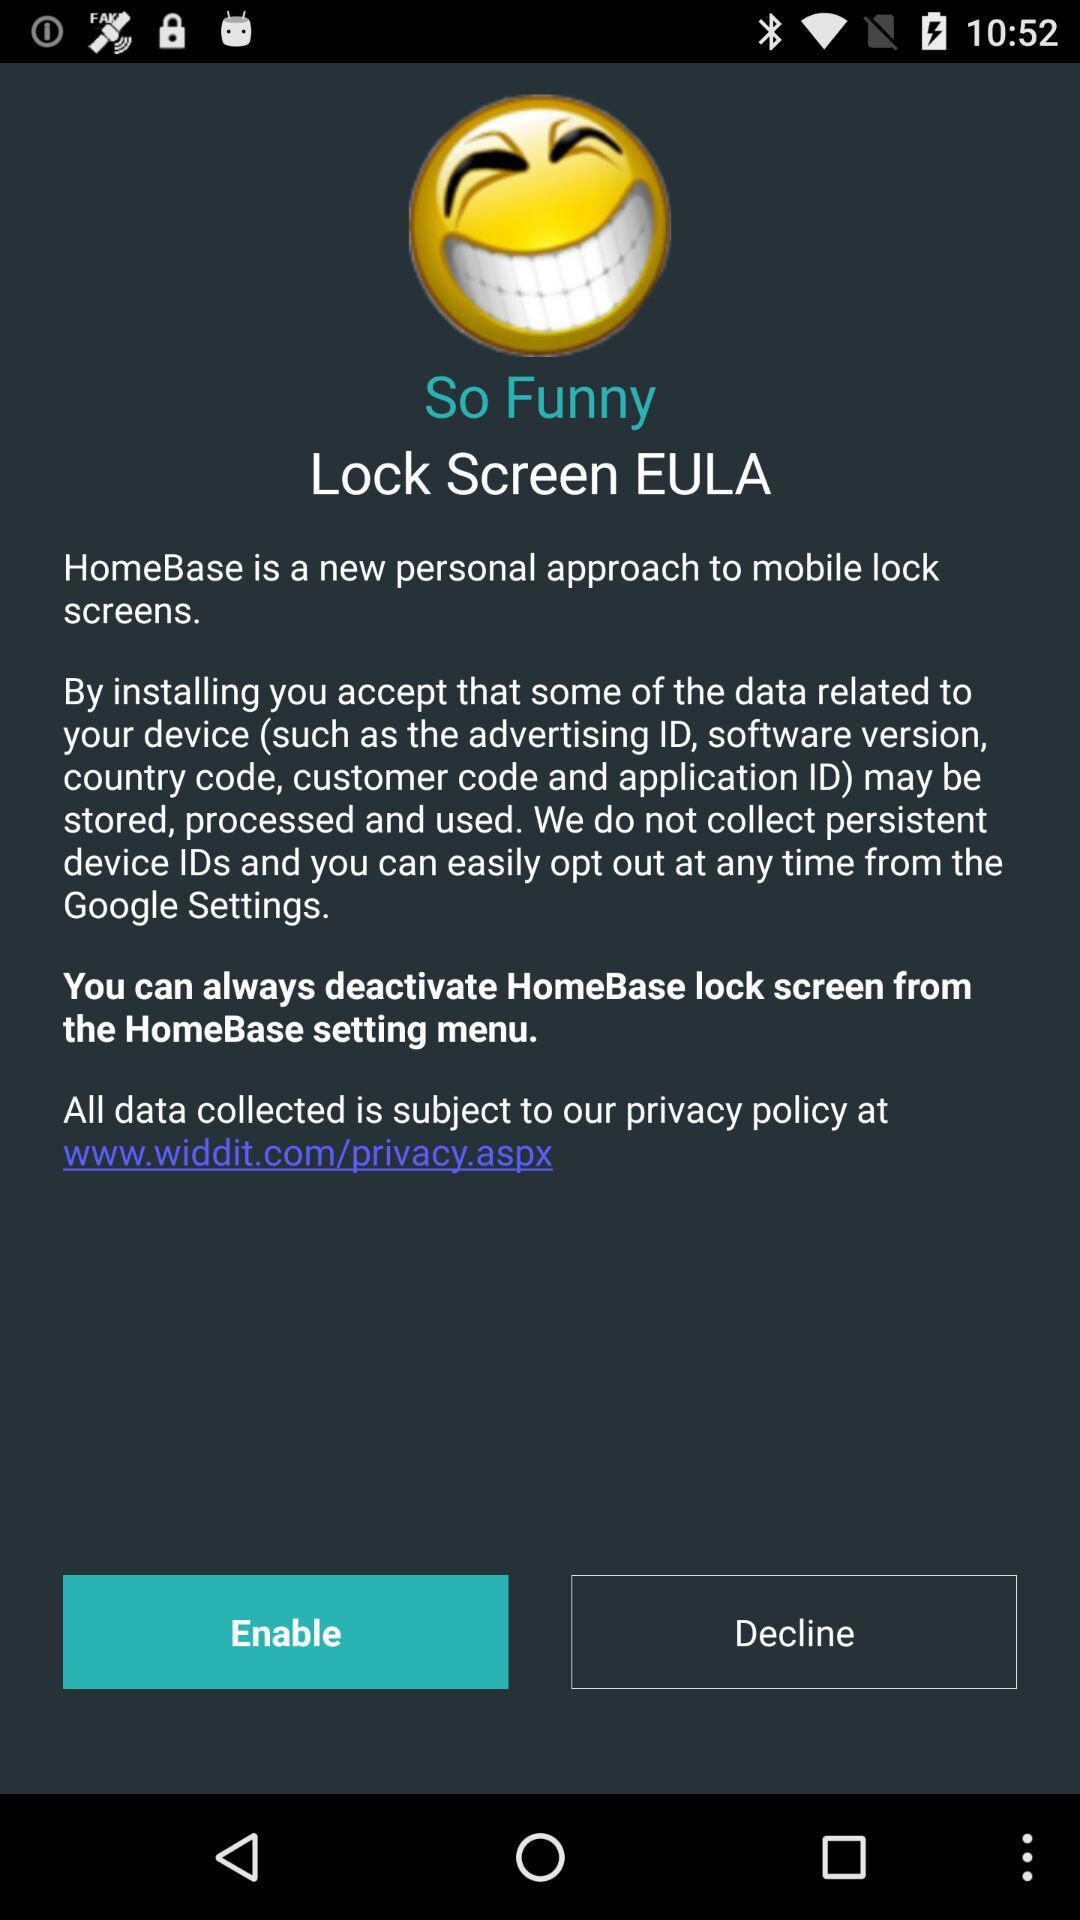 The height and width of the screenshot is (1920, 1080). I want to click on icon above the by installing you item, so click(540, 586).